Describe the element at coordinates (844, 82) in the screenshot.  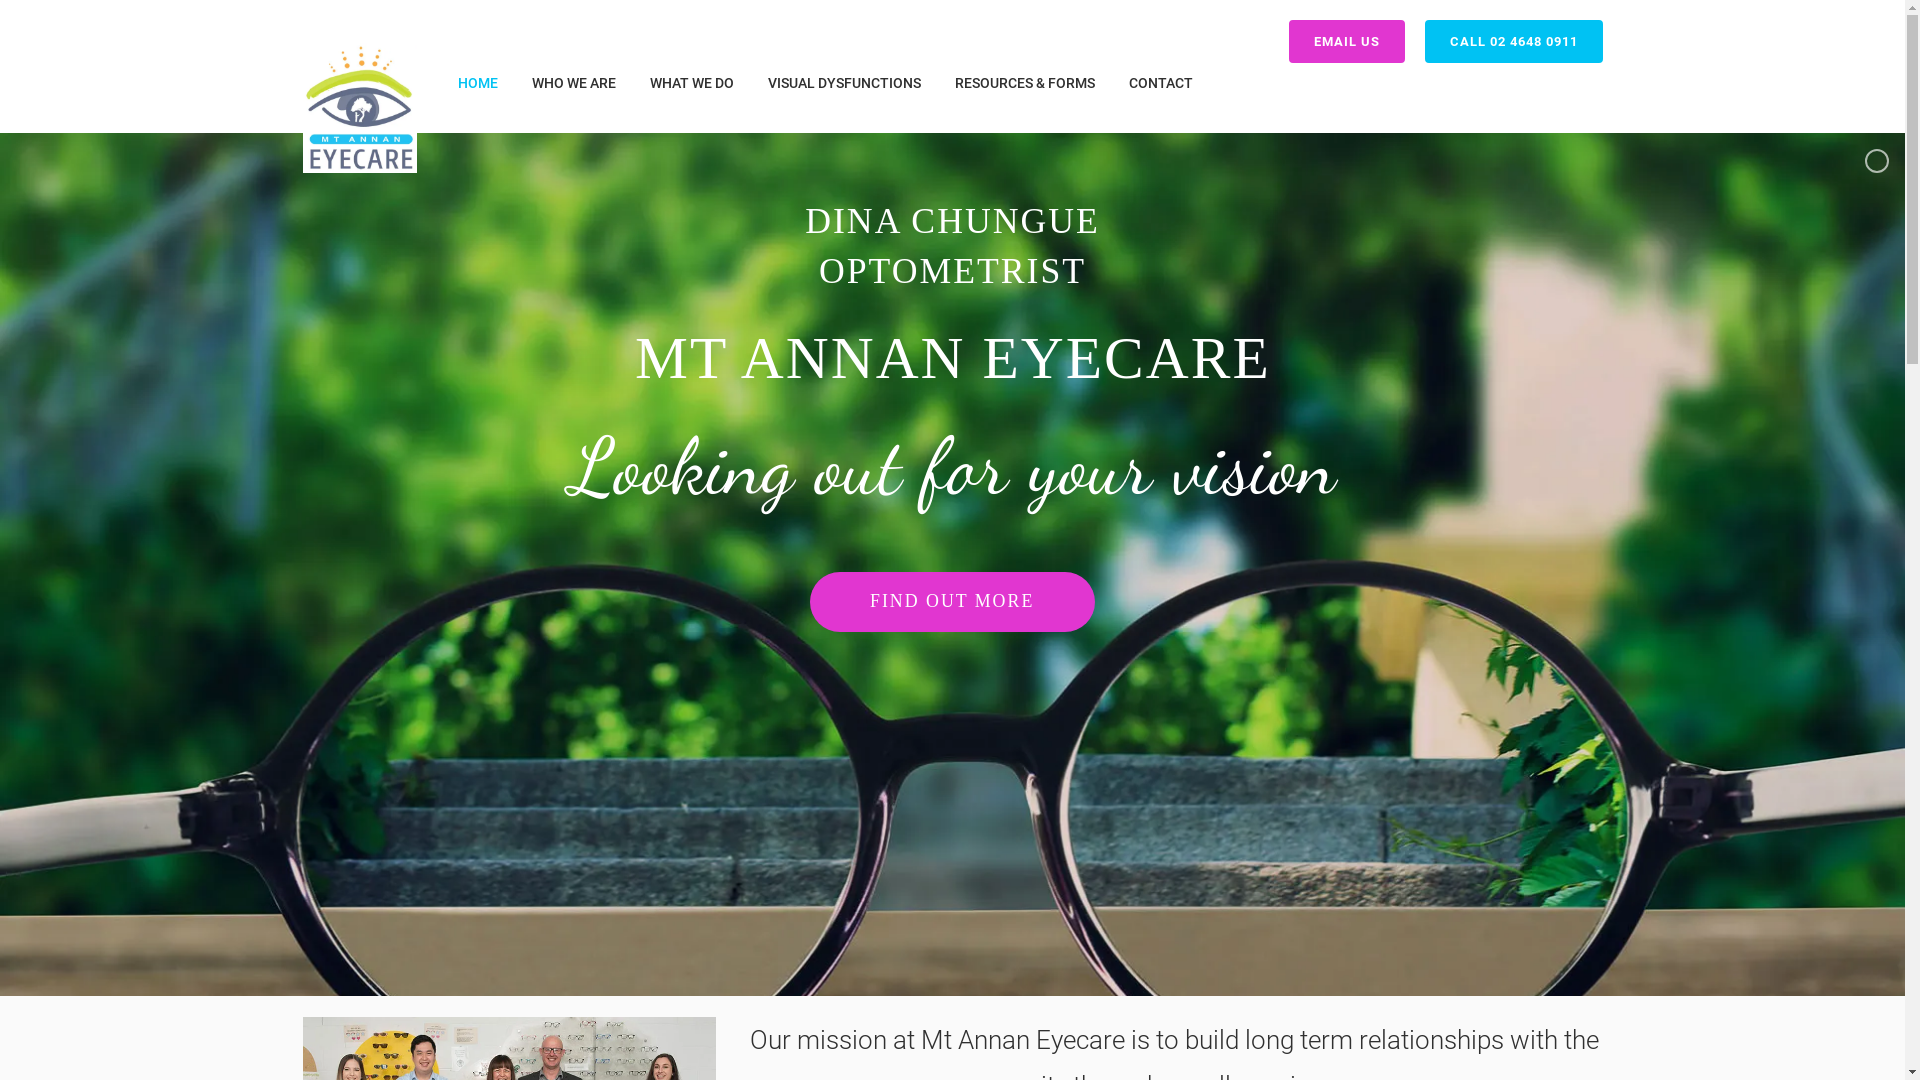
I see `'VISUAL DYSFUNCTIONS'` at that location.